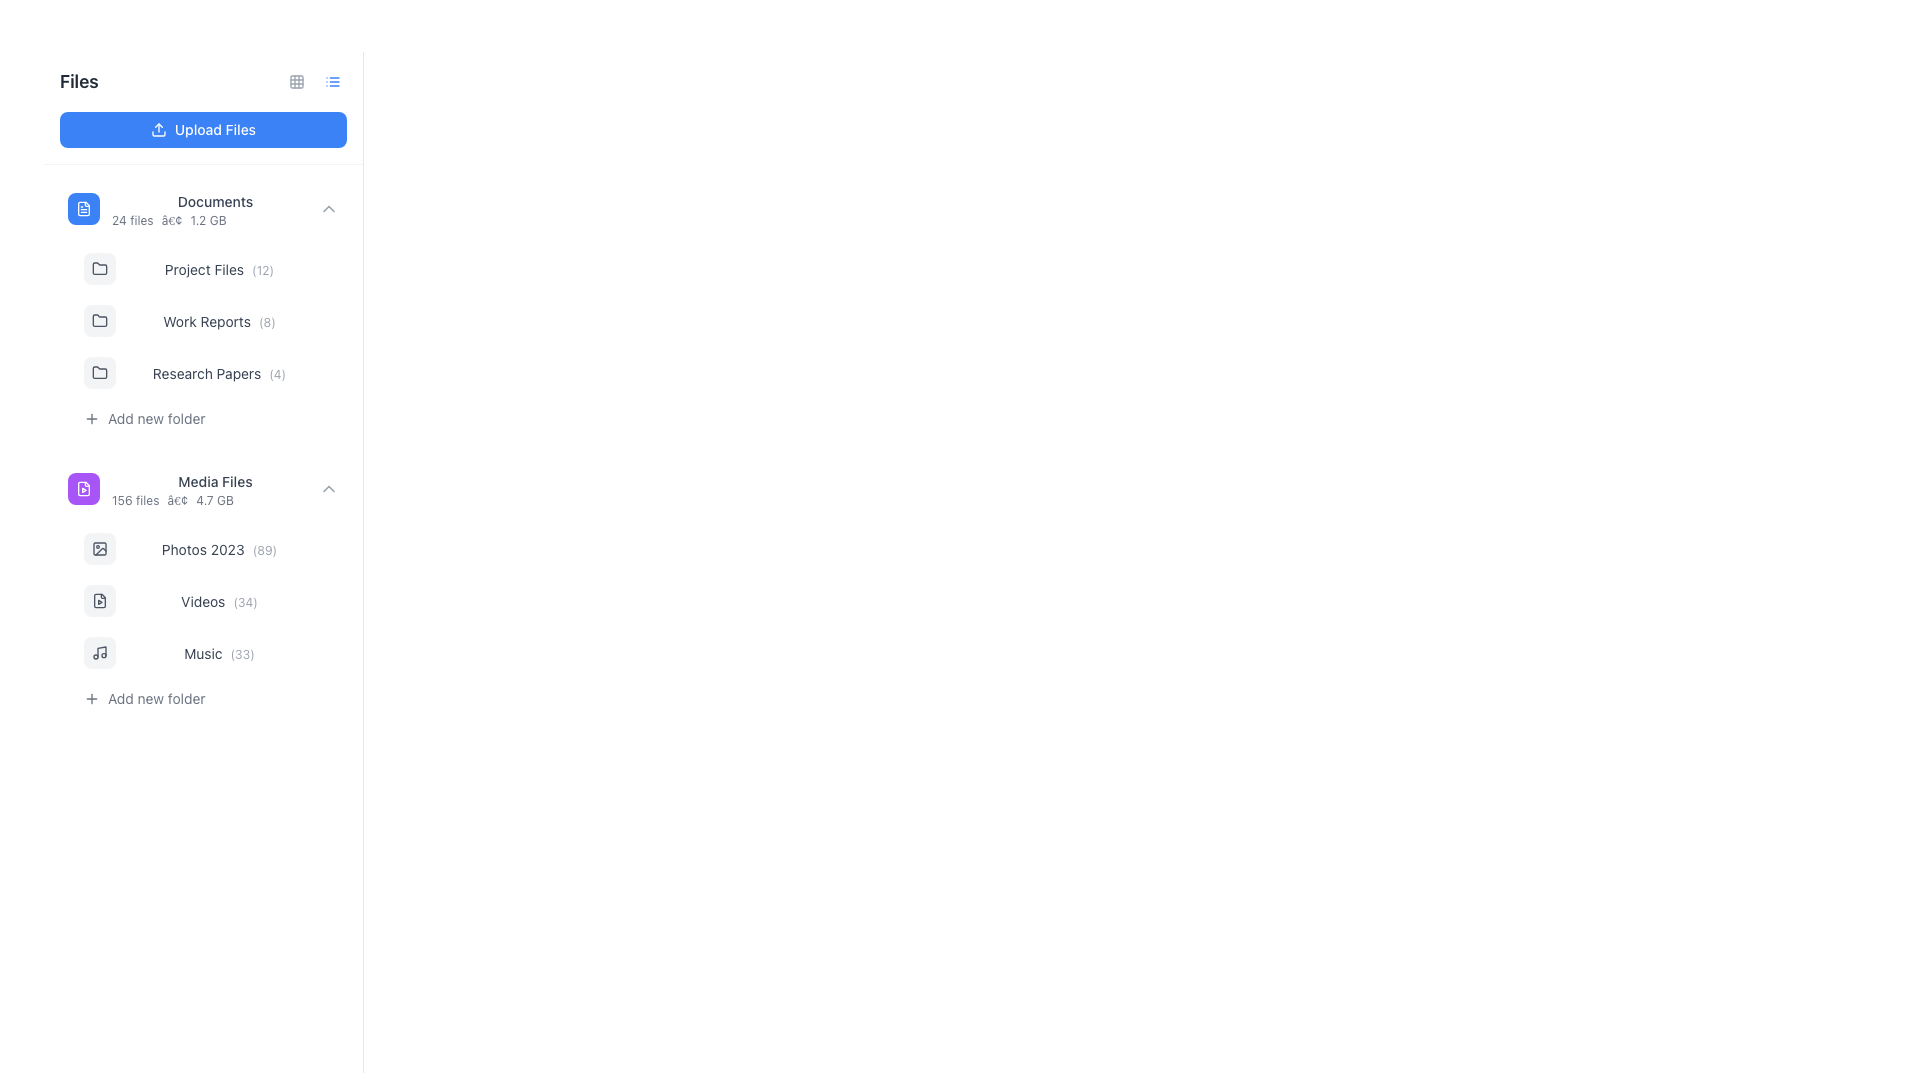 This screenshot has width=1920, height=1080. I want to click on the button that adds a new folder under the 'Documents' category, located directly below the 'Research Papers (4)' entry, so click(211, 418).